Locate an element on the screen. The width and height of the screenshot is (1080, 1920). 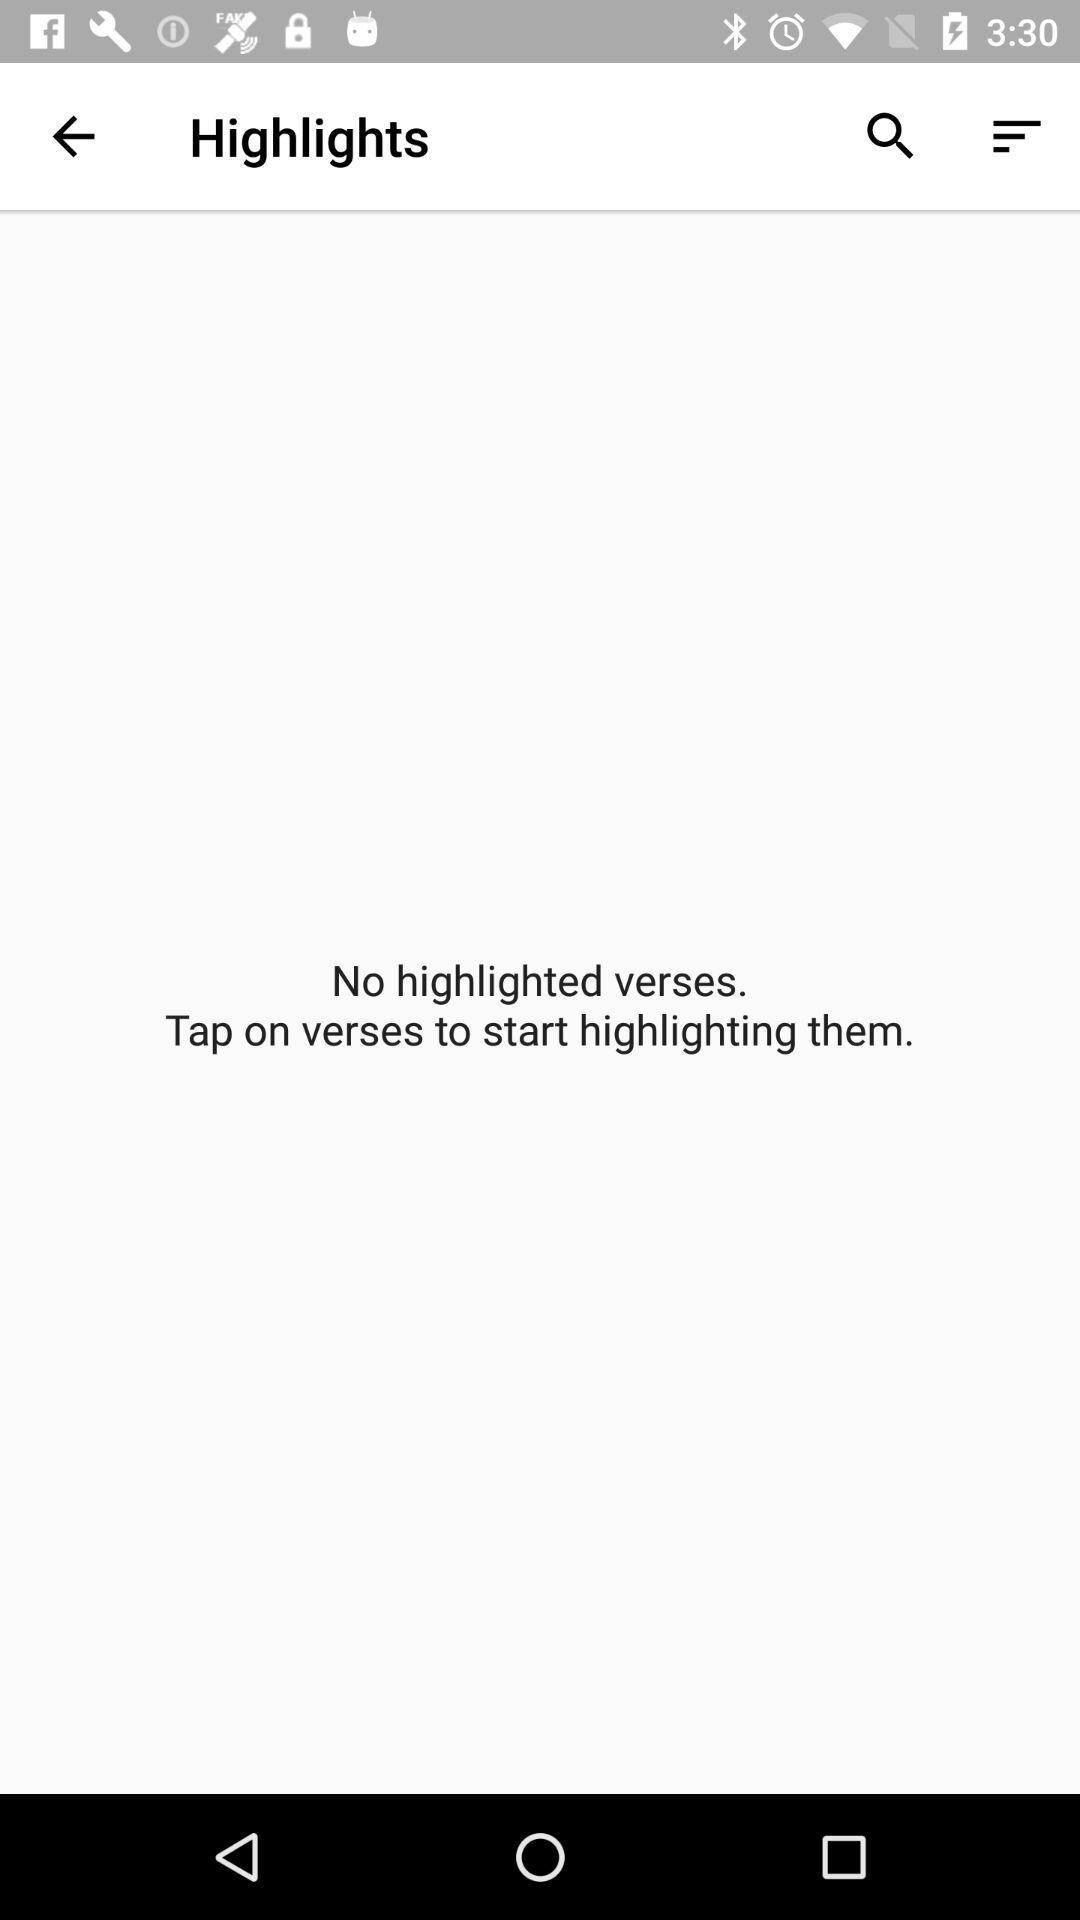
the app next to highlights item is located at coordinates (890, 135).